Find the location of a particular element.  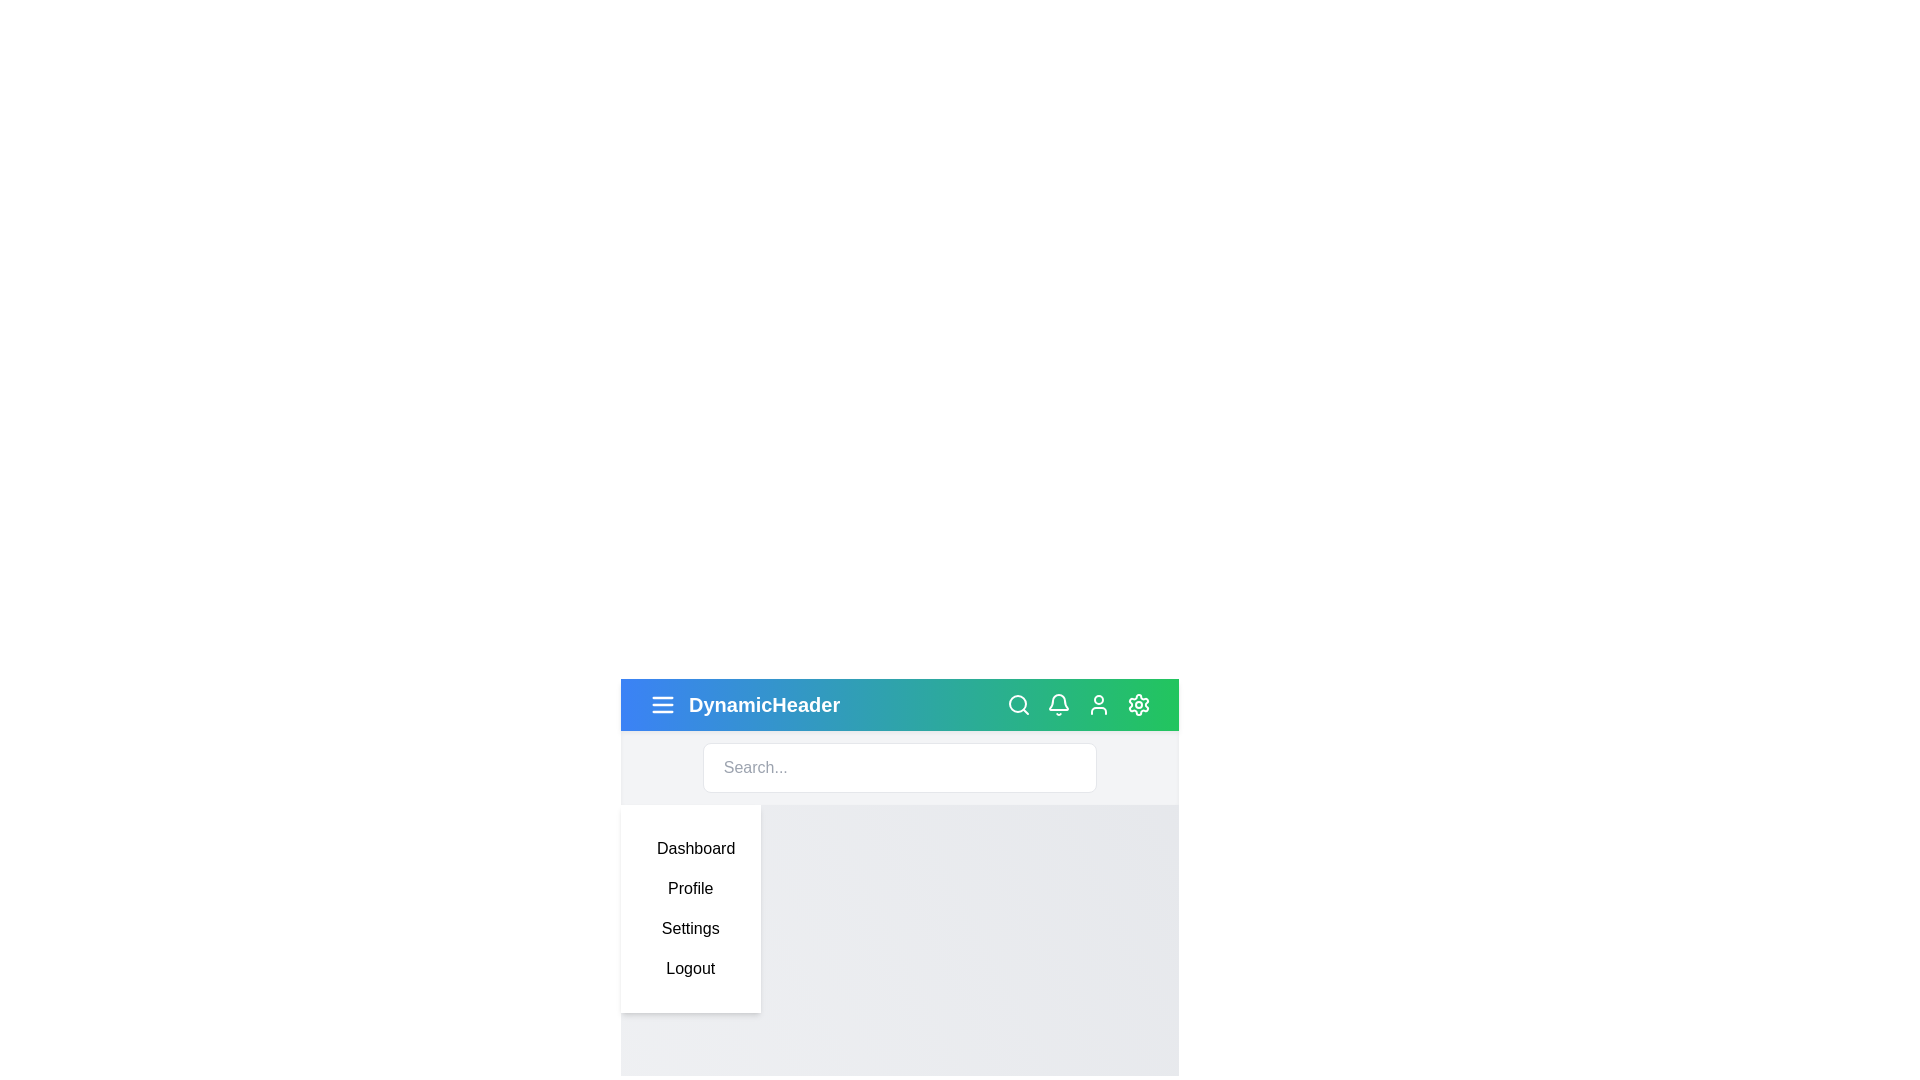

the search icon to toggle the search bar visibility is located at coordinates (1018, 704).